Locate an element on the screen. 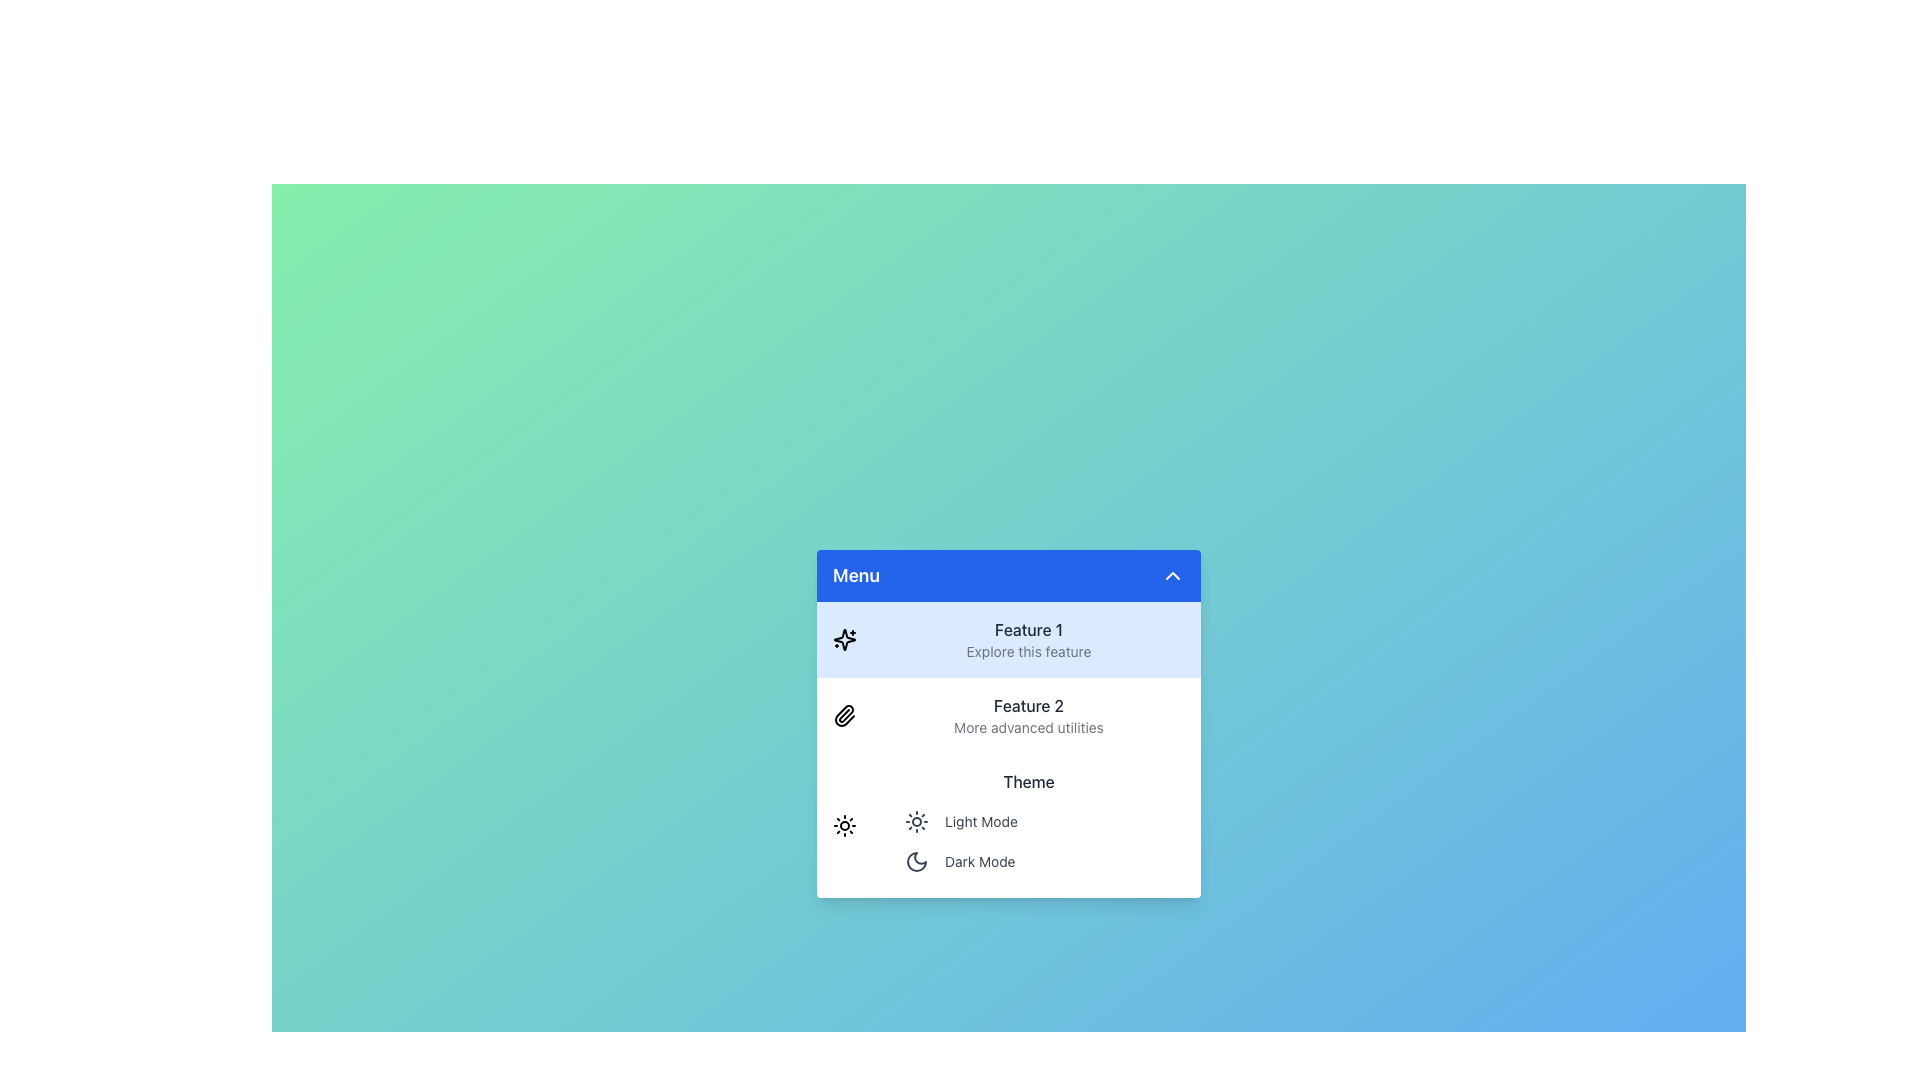  the graphical icon representing the 'Feature 2' menu option, which is located to the left of the text labels 'Feature 2' and 'More advanced utilities' in the second menu entry under the 'Menu' section is located at coordinates (844, 715).